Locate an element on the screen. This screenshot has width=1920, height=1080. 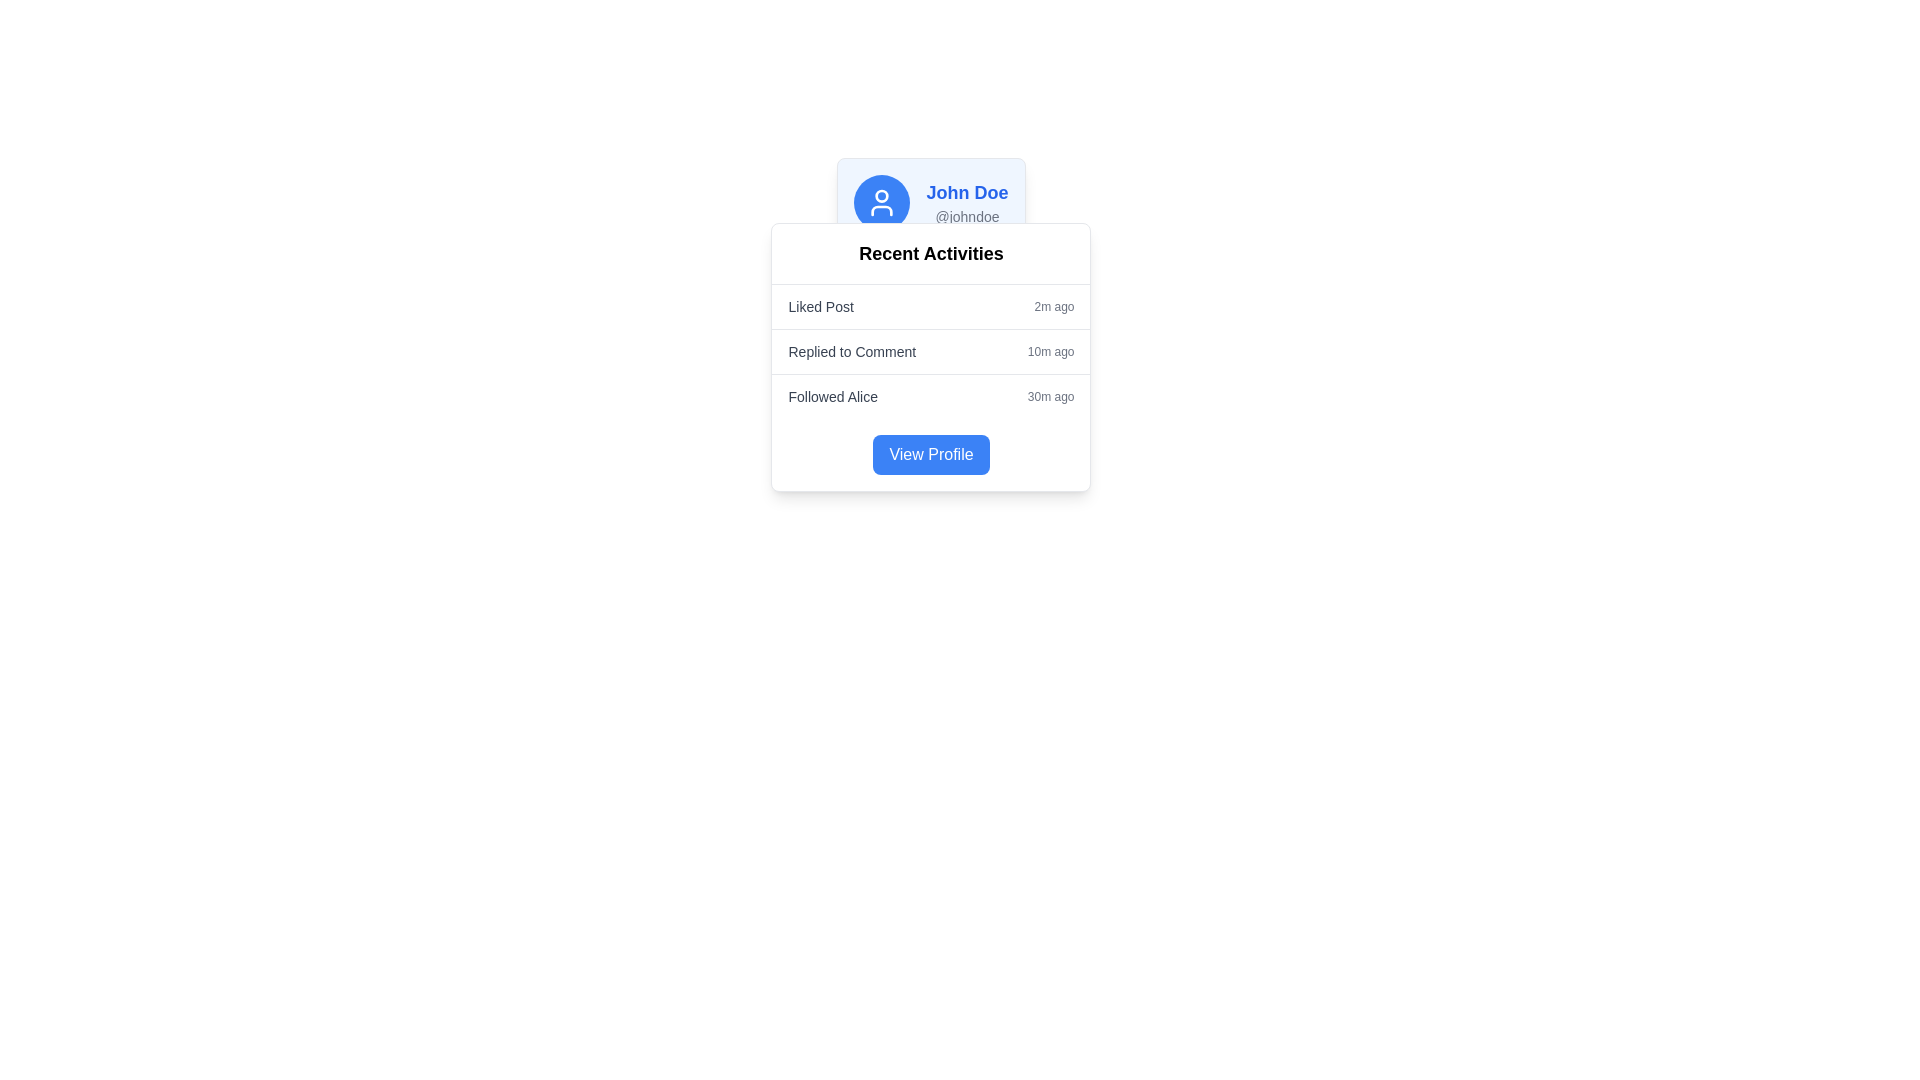
the blue rectangular button labeled 'View Profile' to observe the hover effects is located at coordinates (930, 455).